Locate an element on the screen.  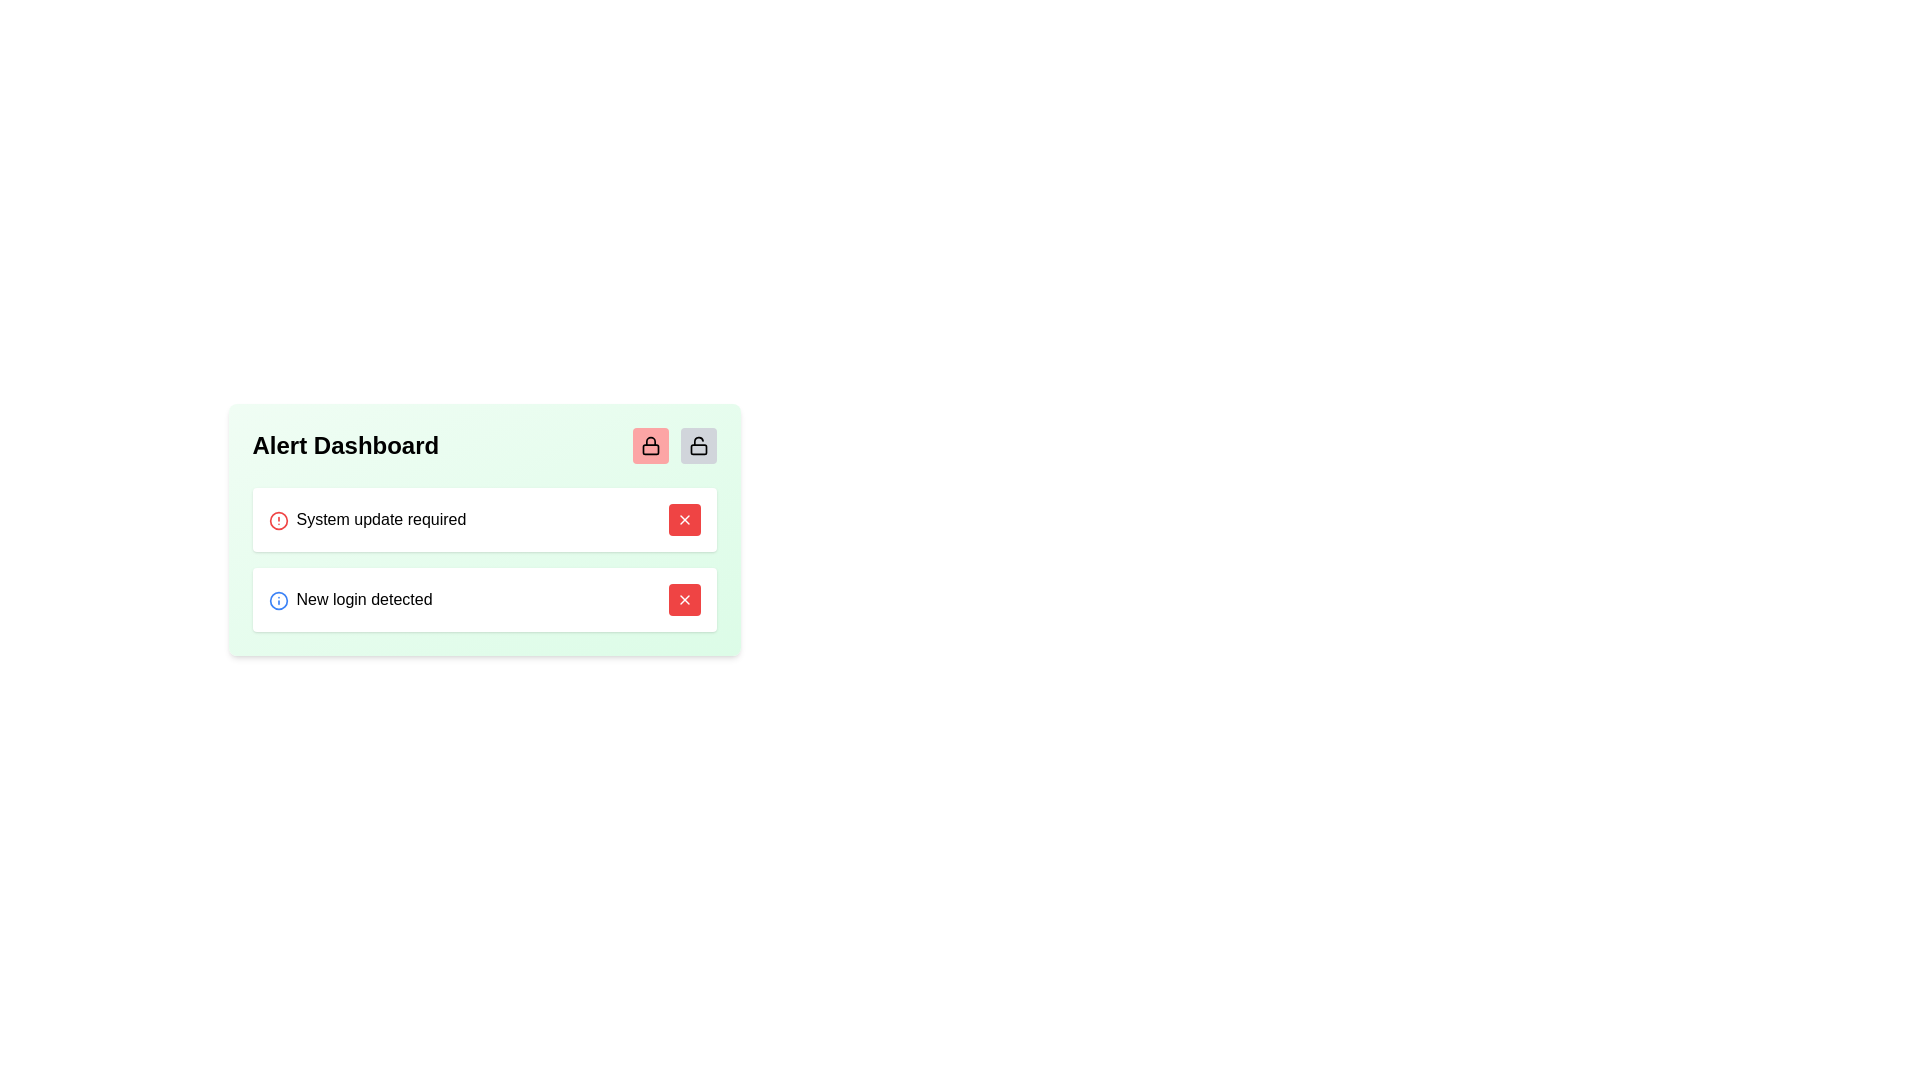
the opened lock icon button located in the upper right corner of the green 'Alert Dashboard' panel for additional information is located at coordinates (698, 445).